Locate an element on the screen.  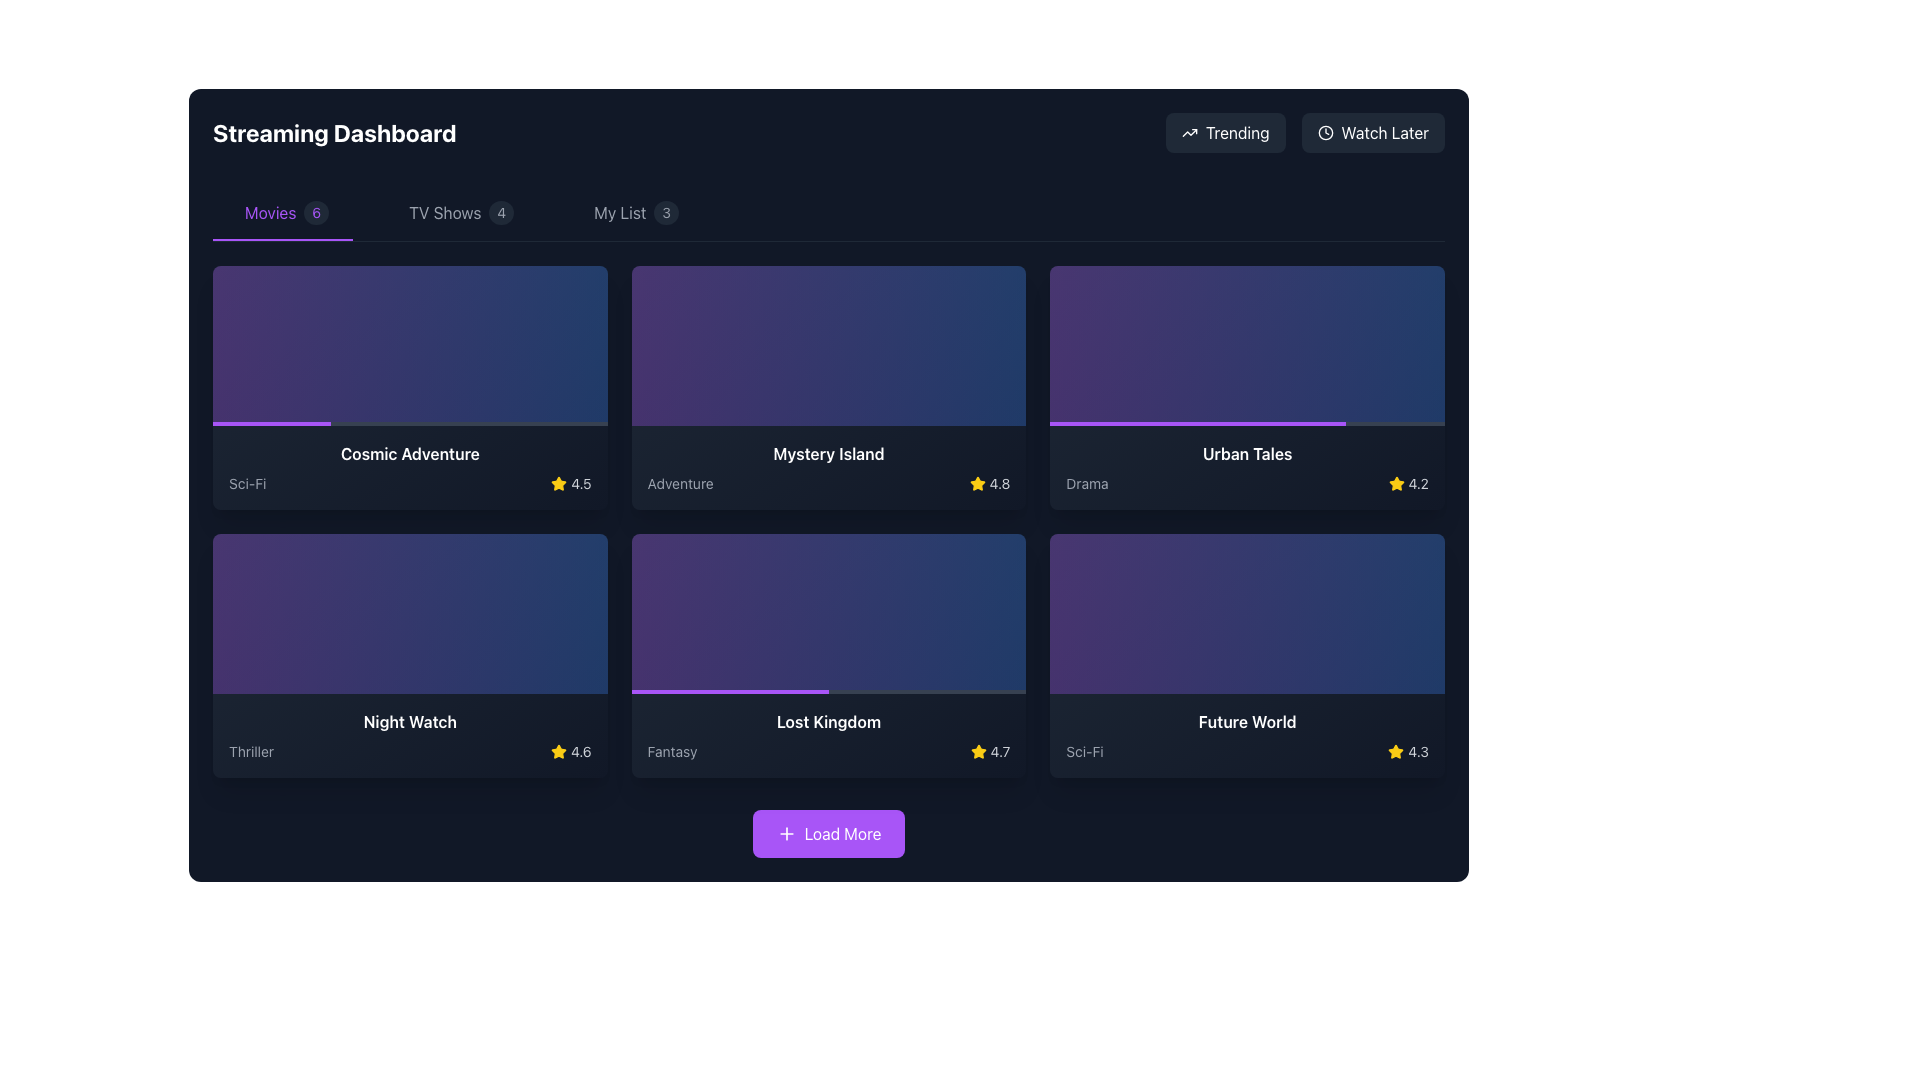
the SVG circle element that serves as the outer circular boundary of the clock icon, located near the 'Watch Later' button in the top-right corner of the interface is located at coordinates (1325, 132).